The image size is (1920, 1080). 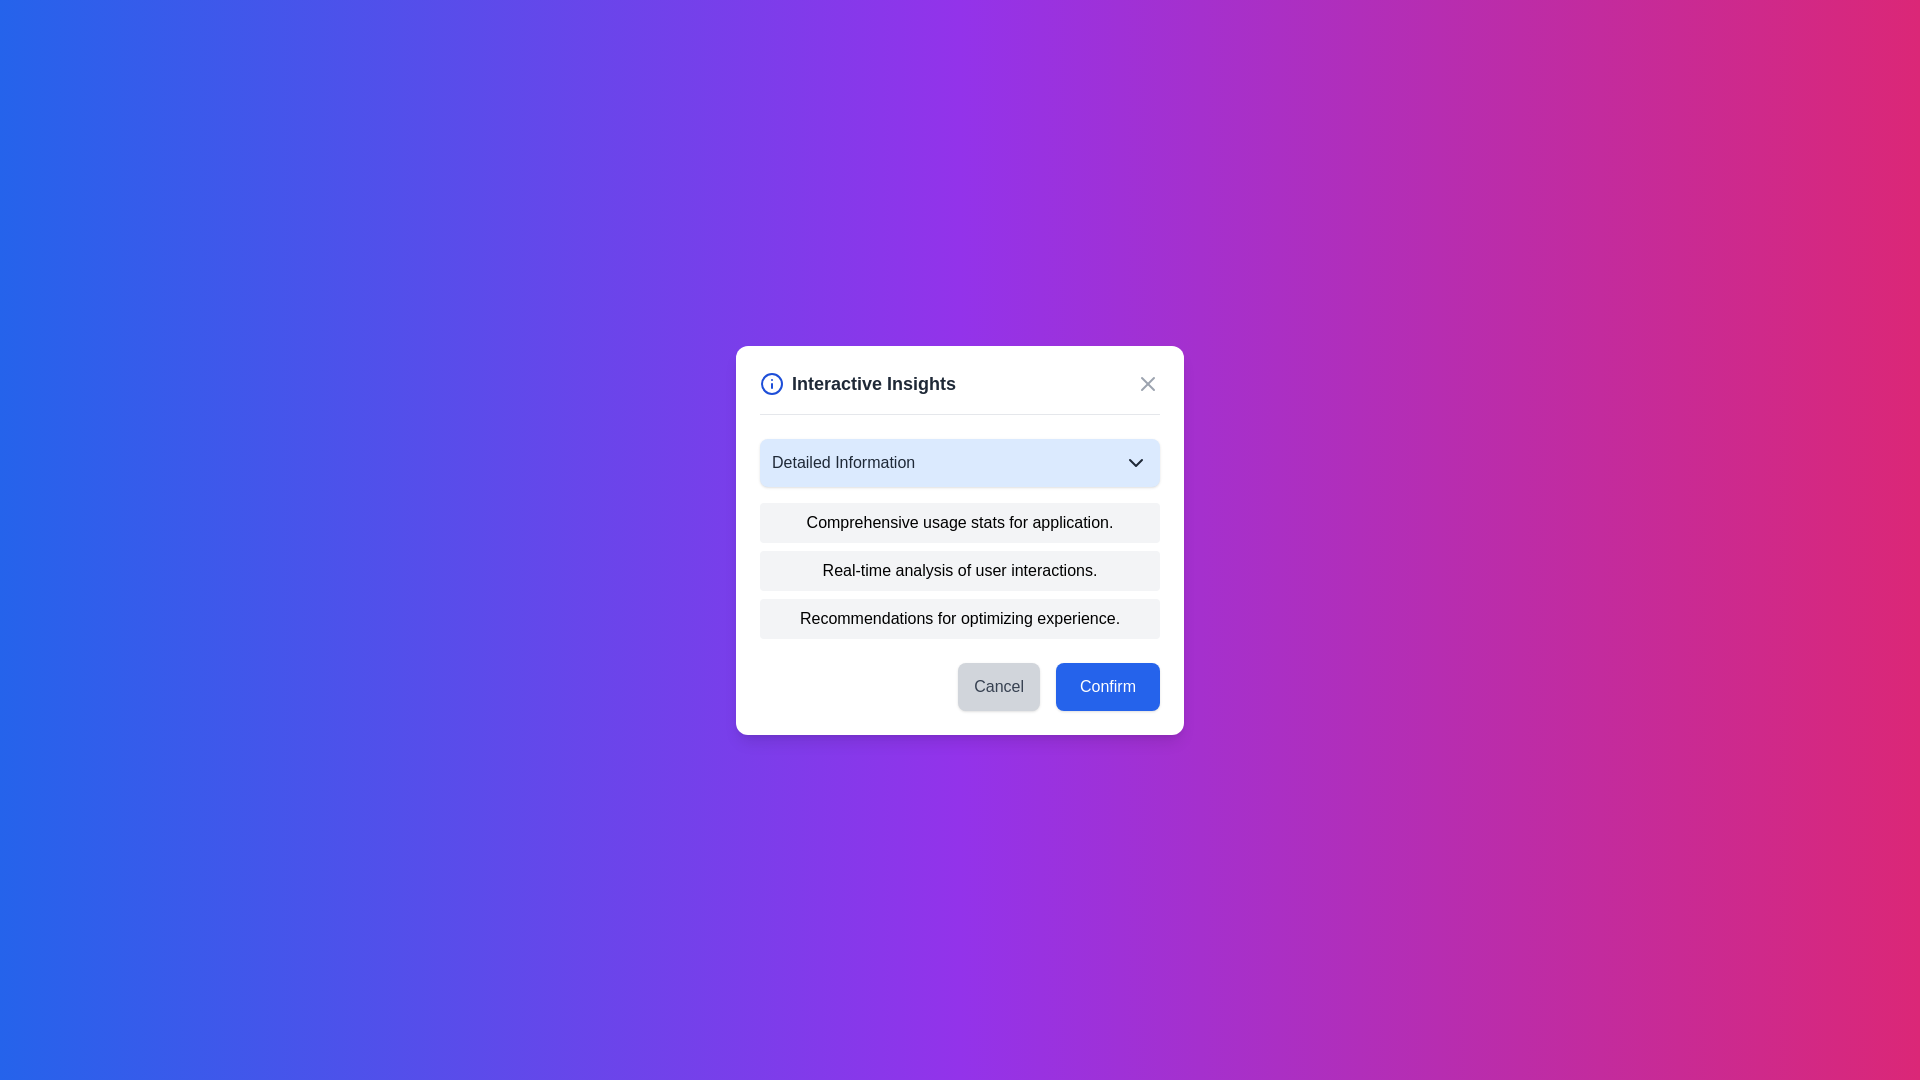 I want to click on the header area containing an icon and title text, which provides context for the dialog box, so click(x=858, y=383).